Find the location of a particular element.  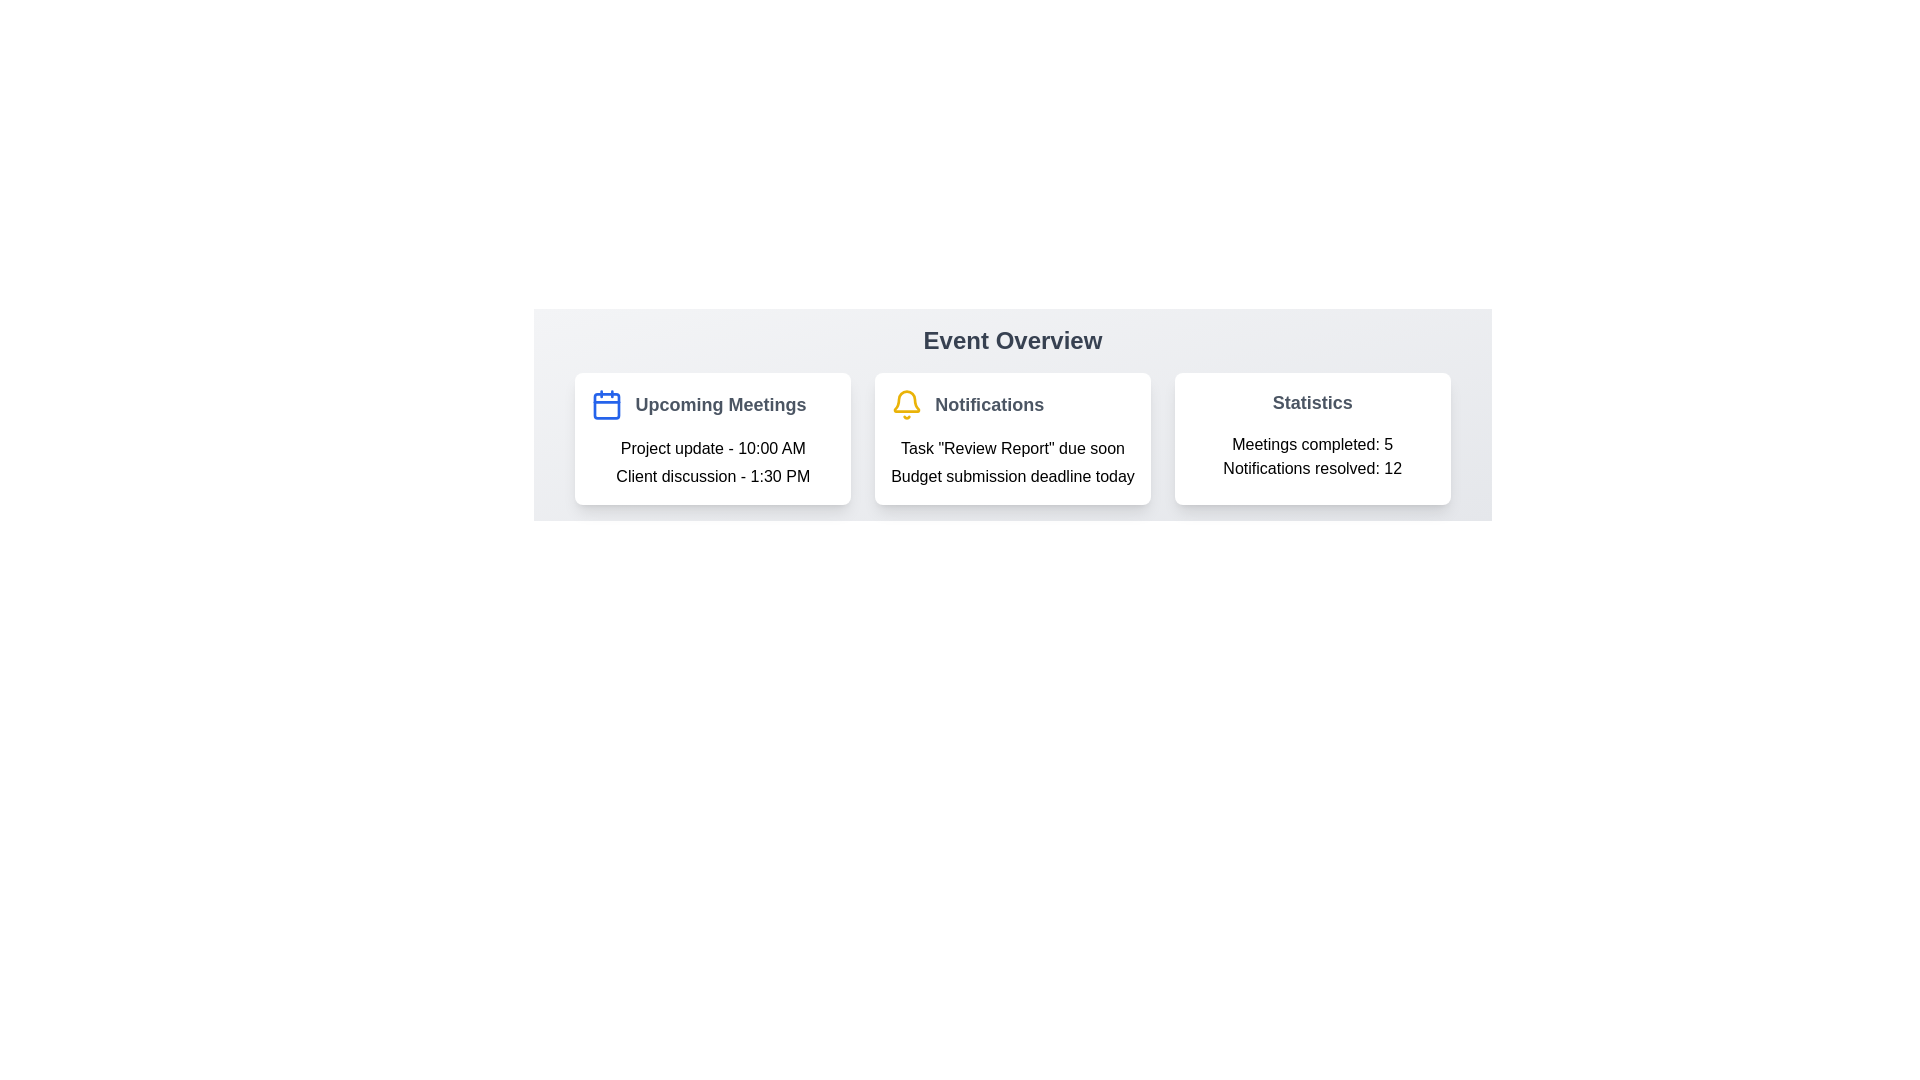

the static text element that informs users about the upcoming meeting titled 'Client discussion' scheduled at 1:30 PM, which is the second entry in the 'Upcoming Meetings' card is located at coordinates (713, 477).